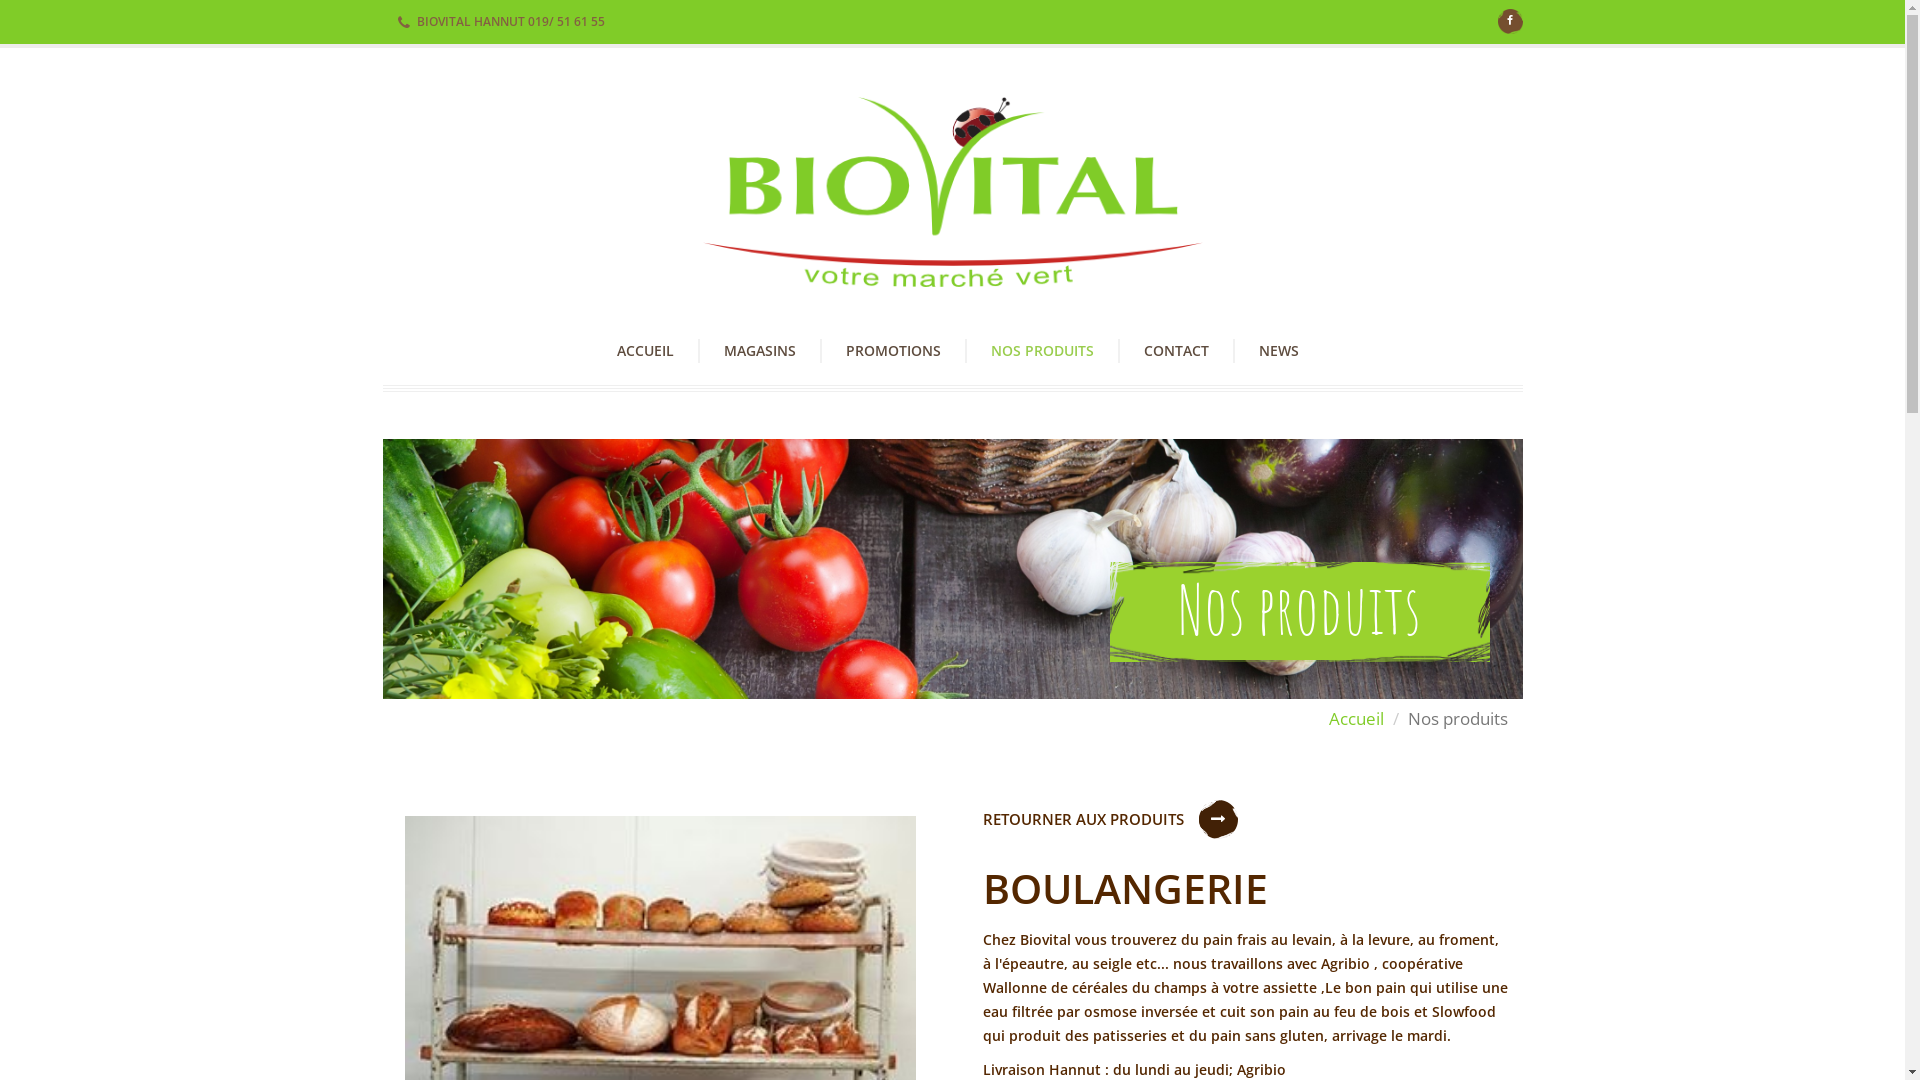 The image size is (1920, 1080). Describe the element at coordinates (565, 21) in the screenshot. I see `'019/ 51 61 55'` at that location.